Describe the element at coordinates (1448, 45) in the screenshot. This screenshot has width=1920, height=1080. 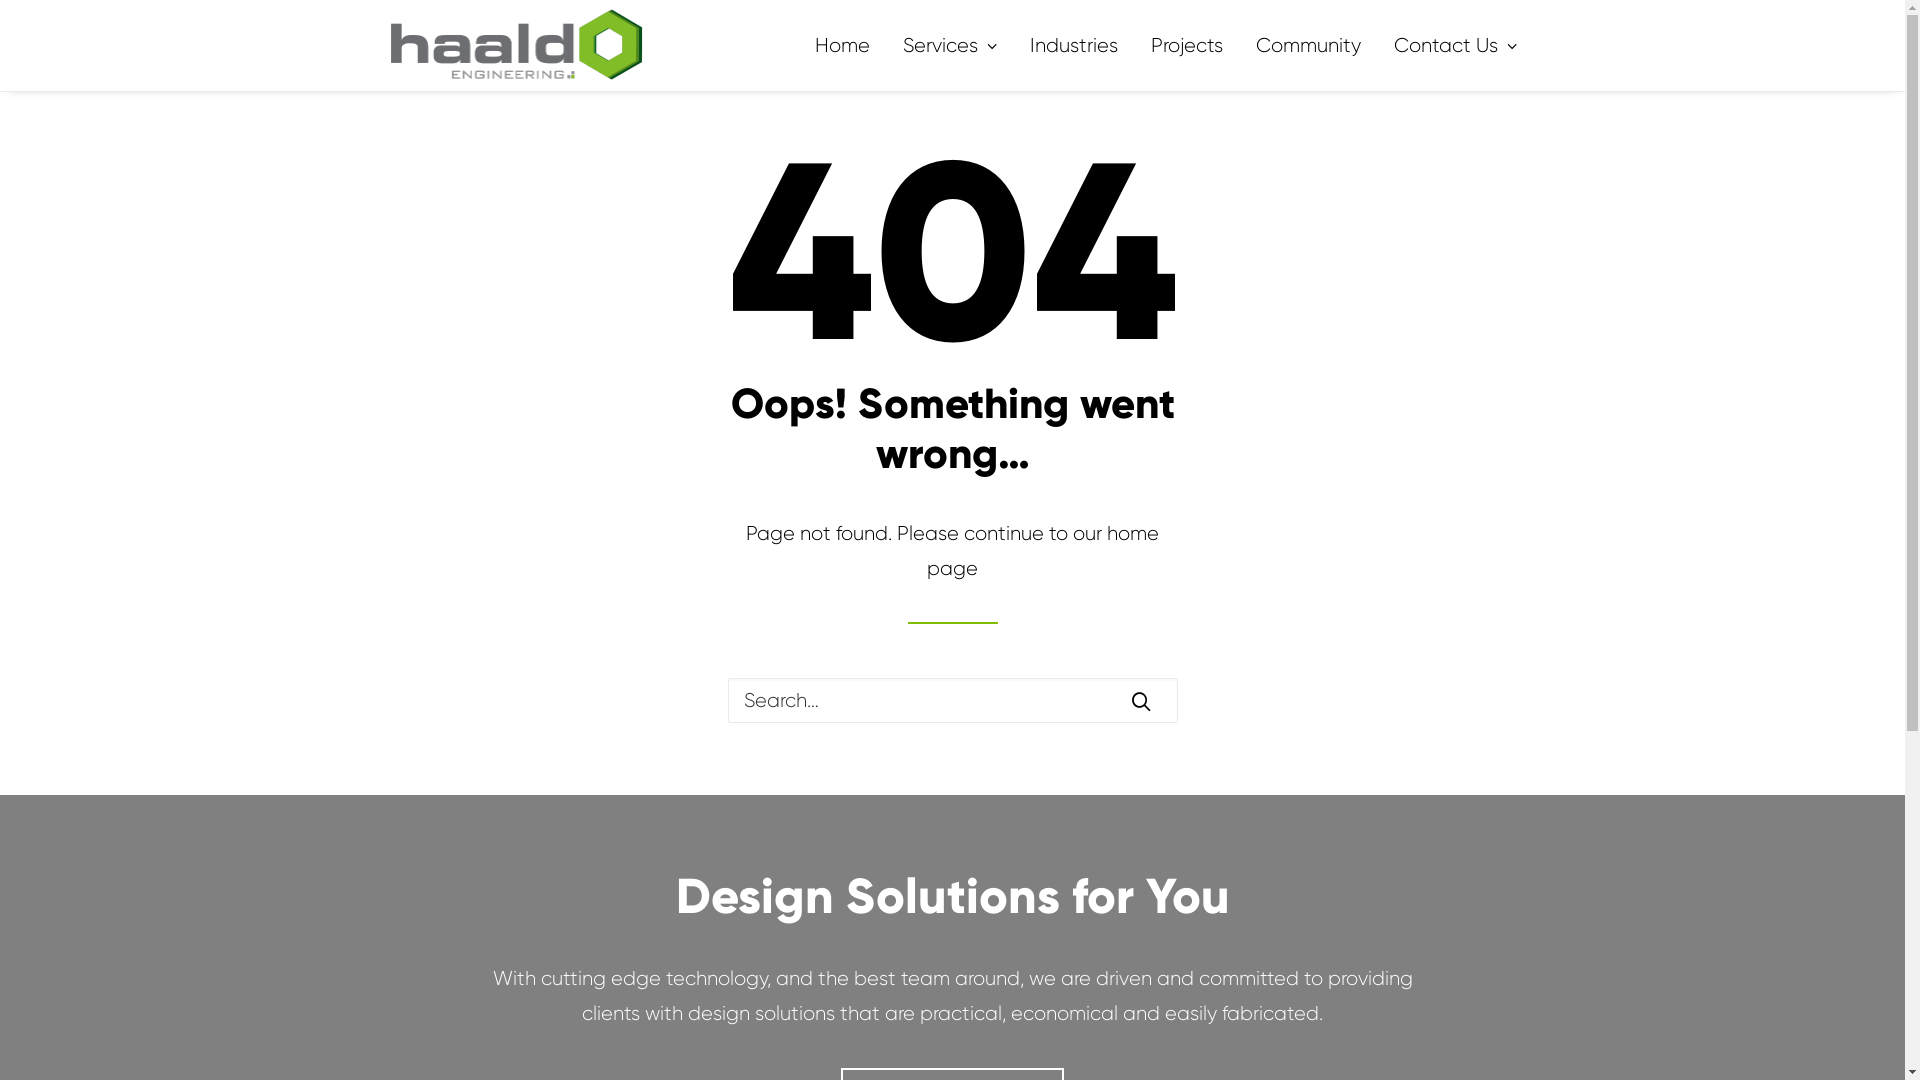
I see `'Contact Us'` at that location.